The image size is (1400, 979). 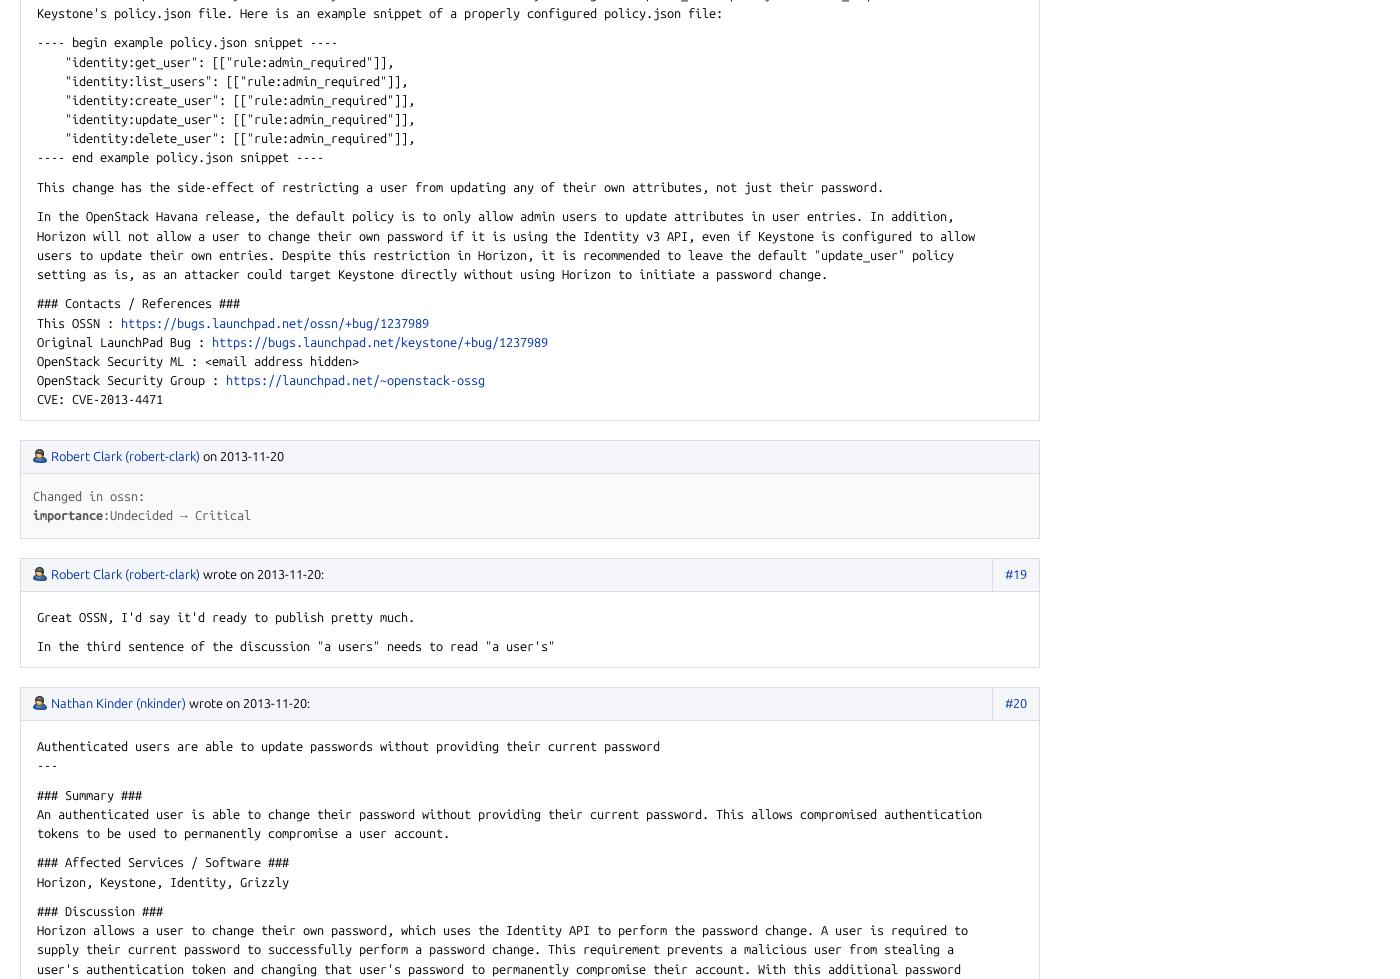 What do you see at coordinates (309, 321) in the screenshot?
I see `'.net/ossn/'` at bounding box center [309, 321].